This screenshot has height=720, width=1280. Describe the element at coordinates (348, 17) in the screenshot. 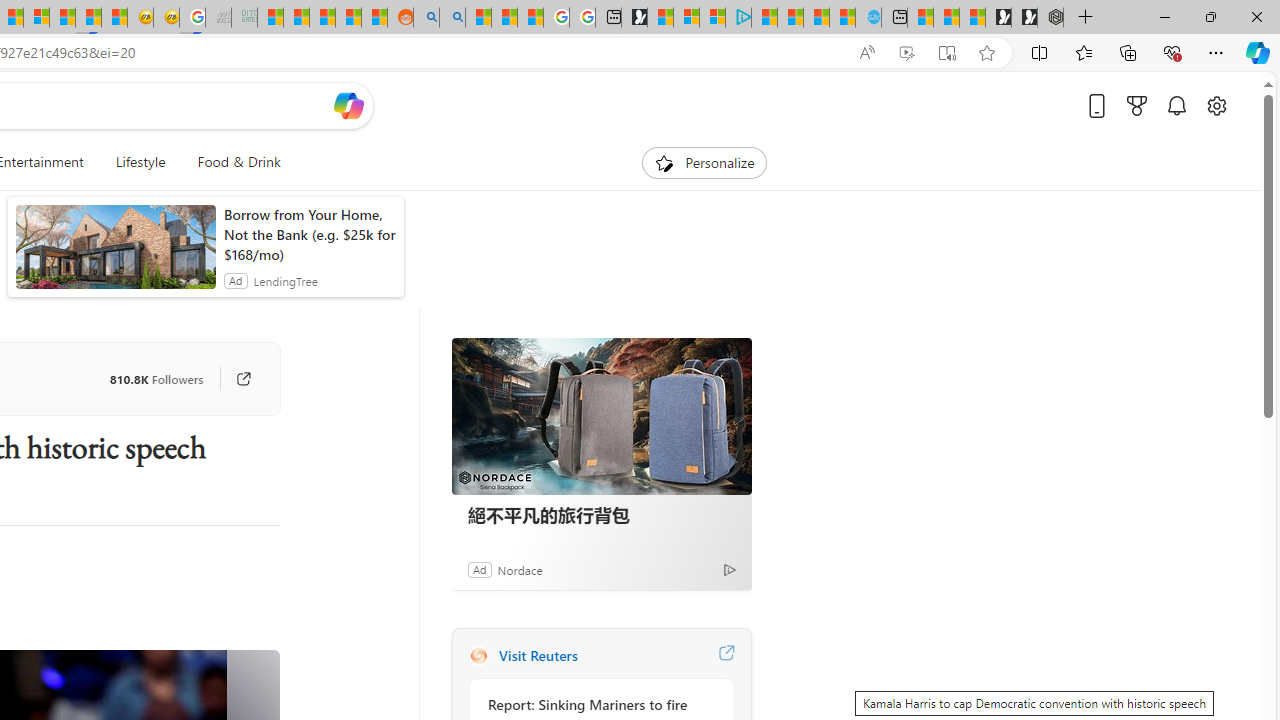

I see `'Student Loan Update: Forgiveness Program Ends This Month'` at that location.